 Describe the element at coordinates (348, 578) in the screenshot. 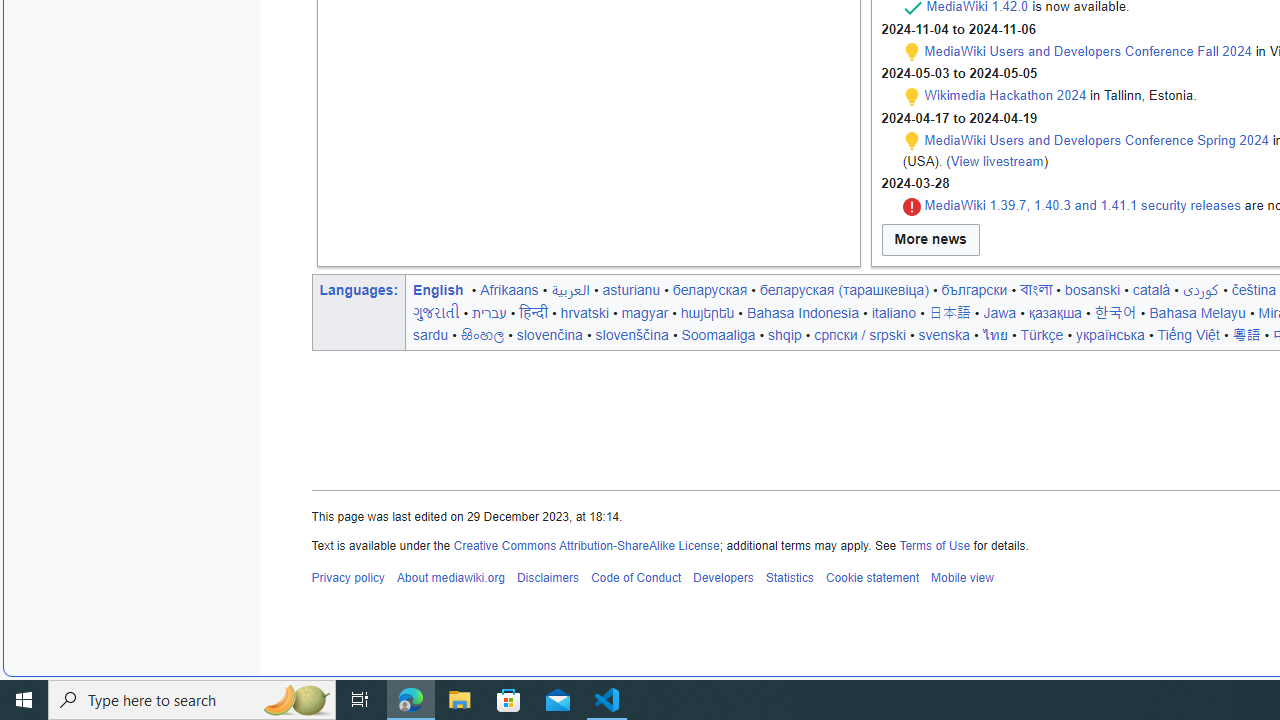

I see `'Privacy policy'` at that location.